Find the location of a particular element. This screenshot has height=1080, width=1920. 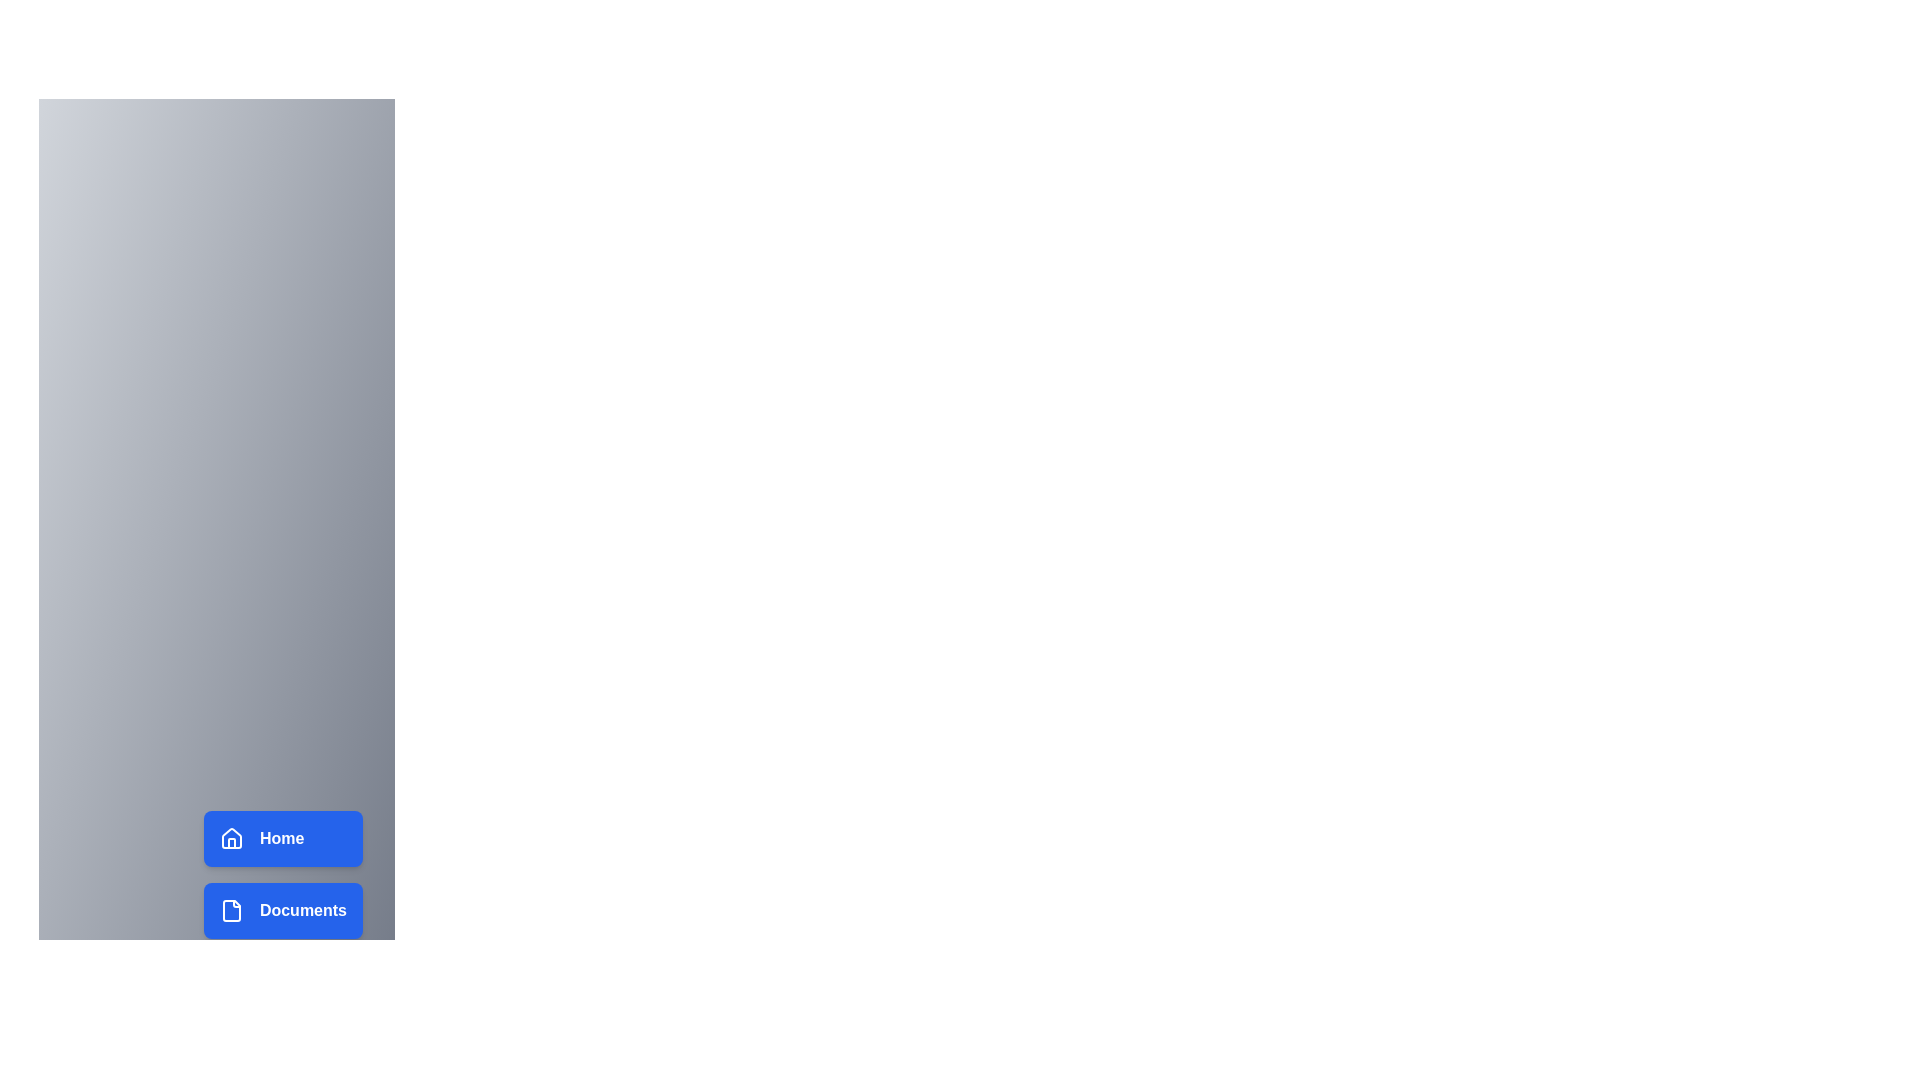

the 'Home' icon located at the bottom-left of the interface, which serves as a visual representation of the 'Home' button is located at coordinates (231, 839).